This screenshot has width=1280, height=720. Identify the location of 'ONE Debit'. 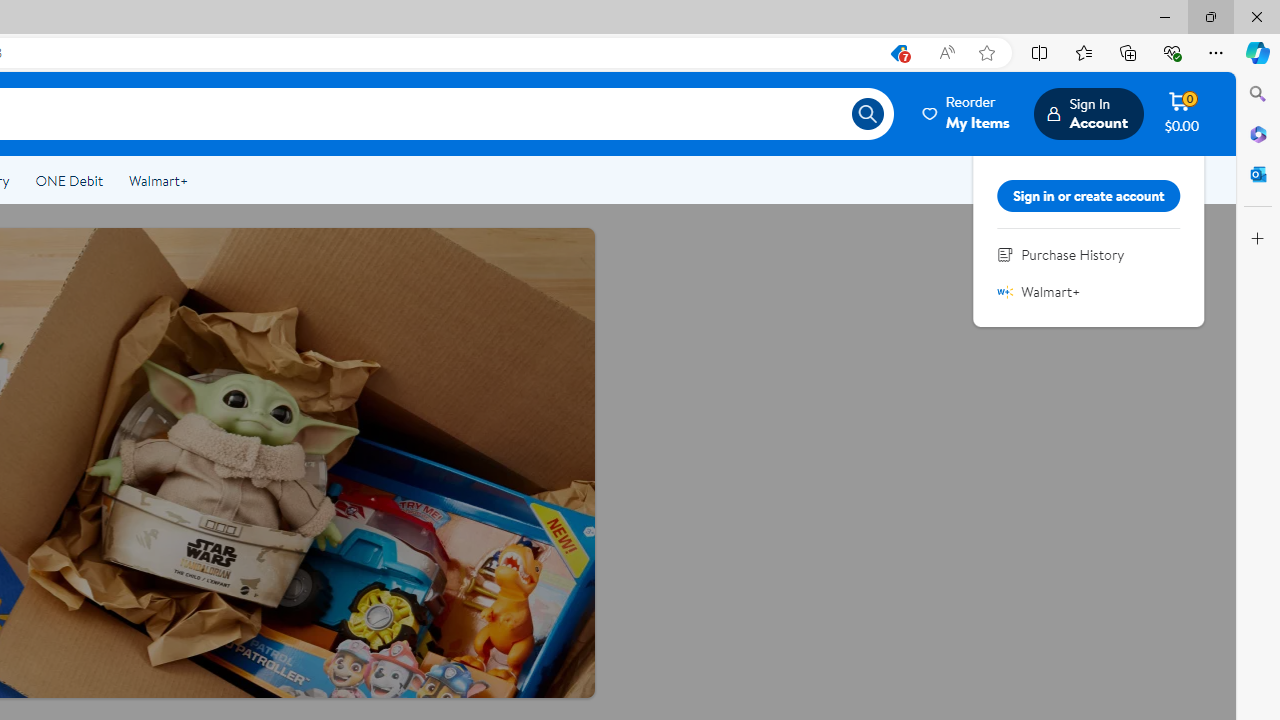
(69, 181).